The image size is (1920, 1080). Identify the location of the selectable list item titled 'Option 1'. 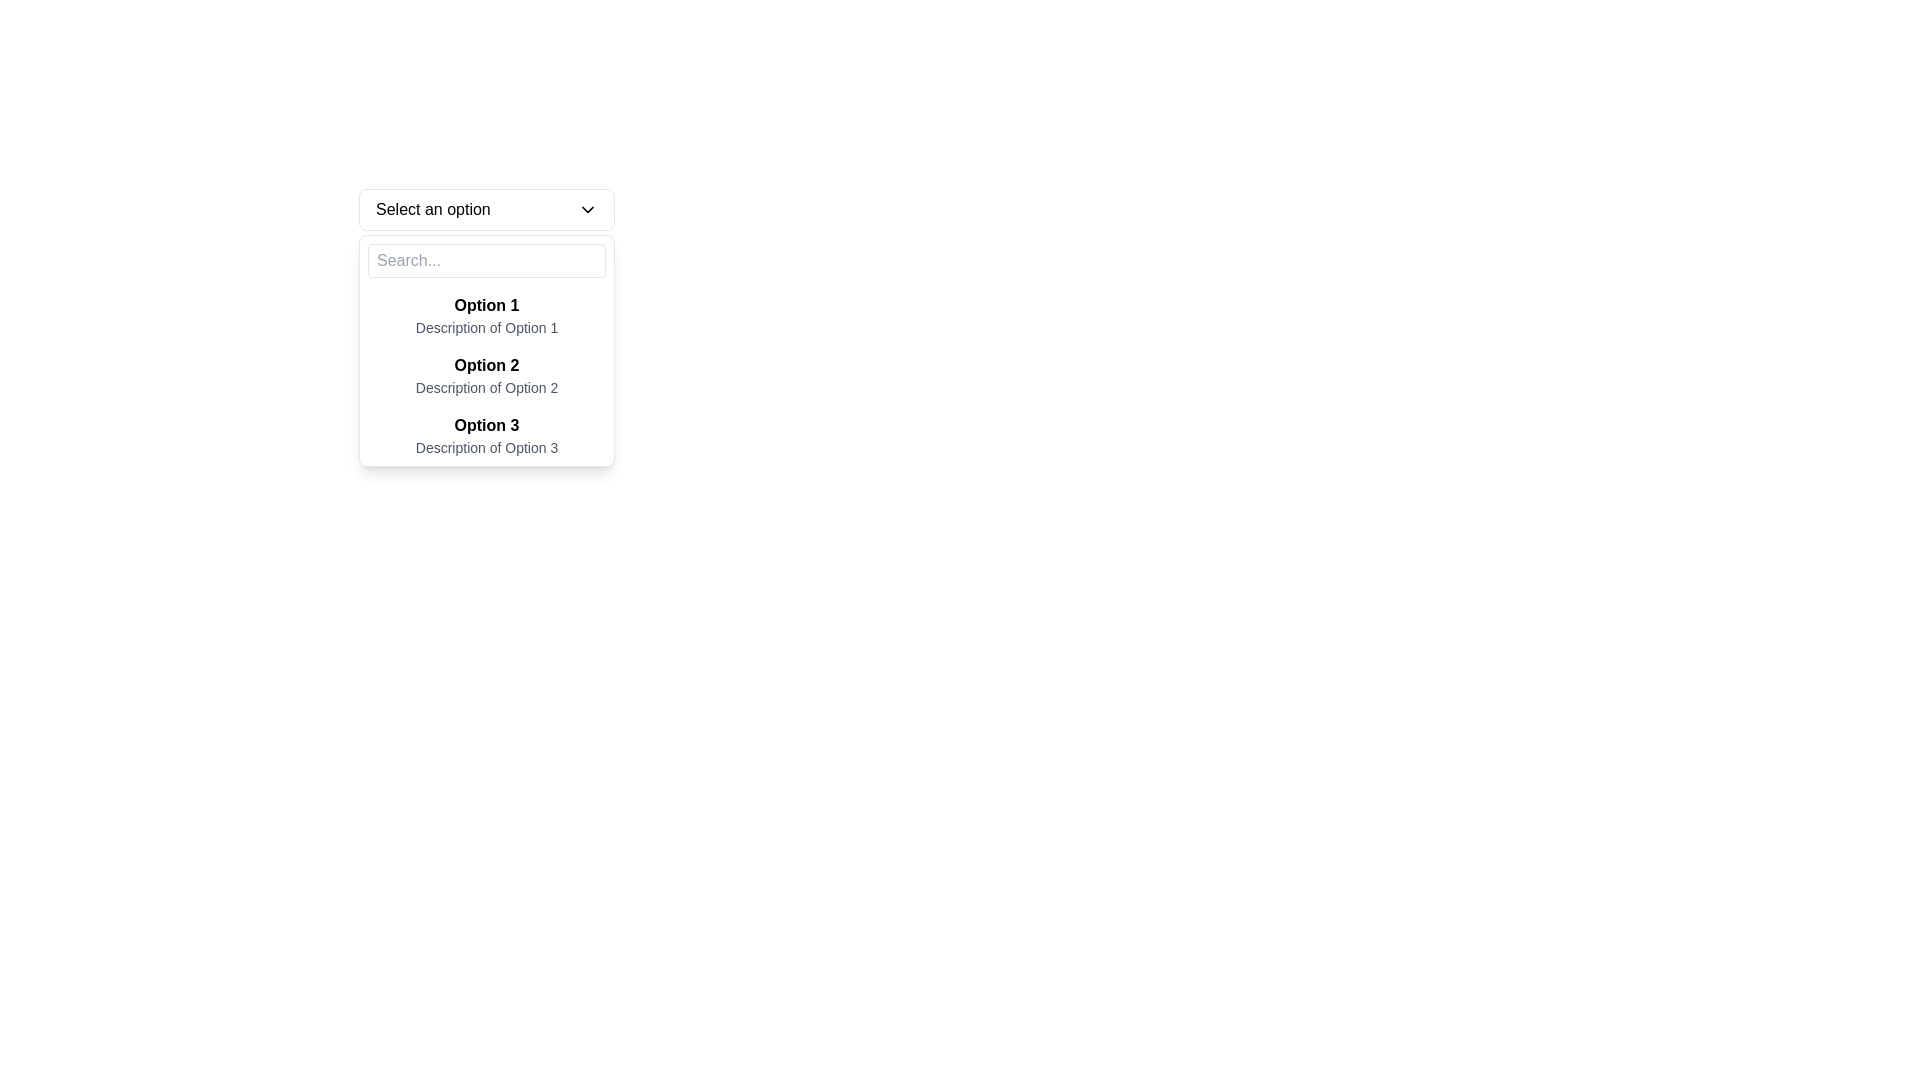
(486, 315).